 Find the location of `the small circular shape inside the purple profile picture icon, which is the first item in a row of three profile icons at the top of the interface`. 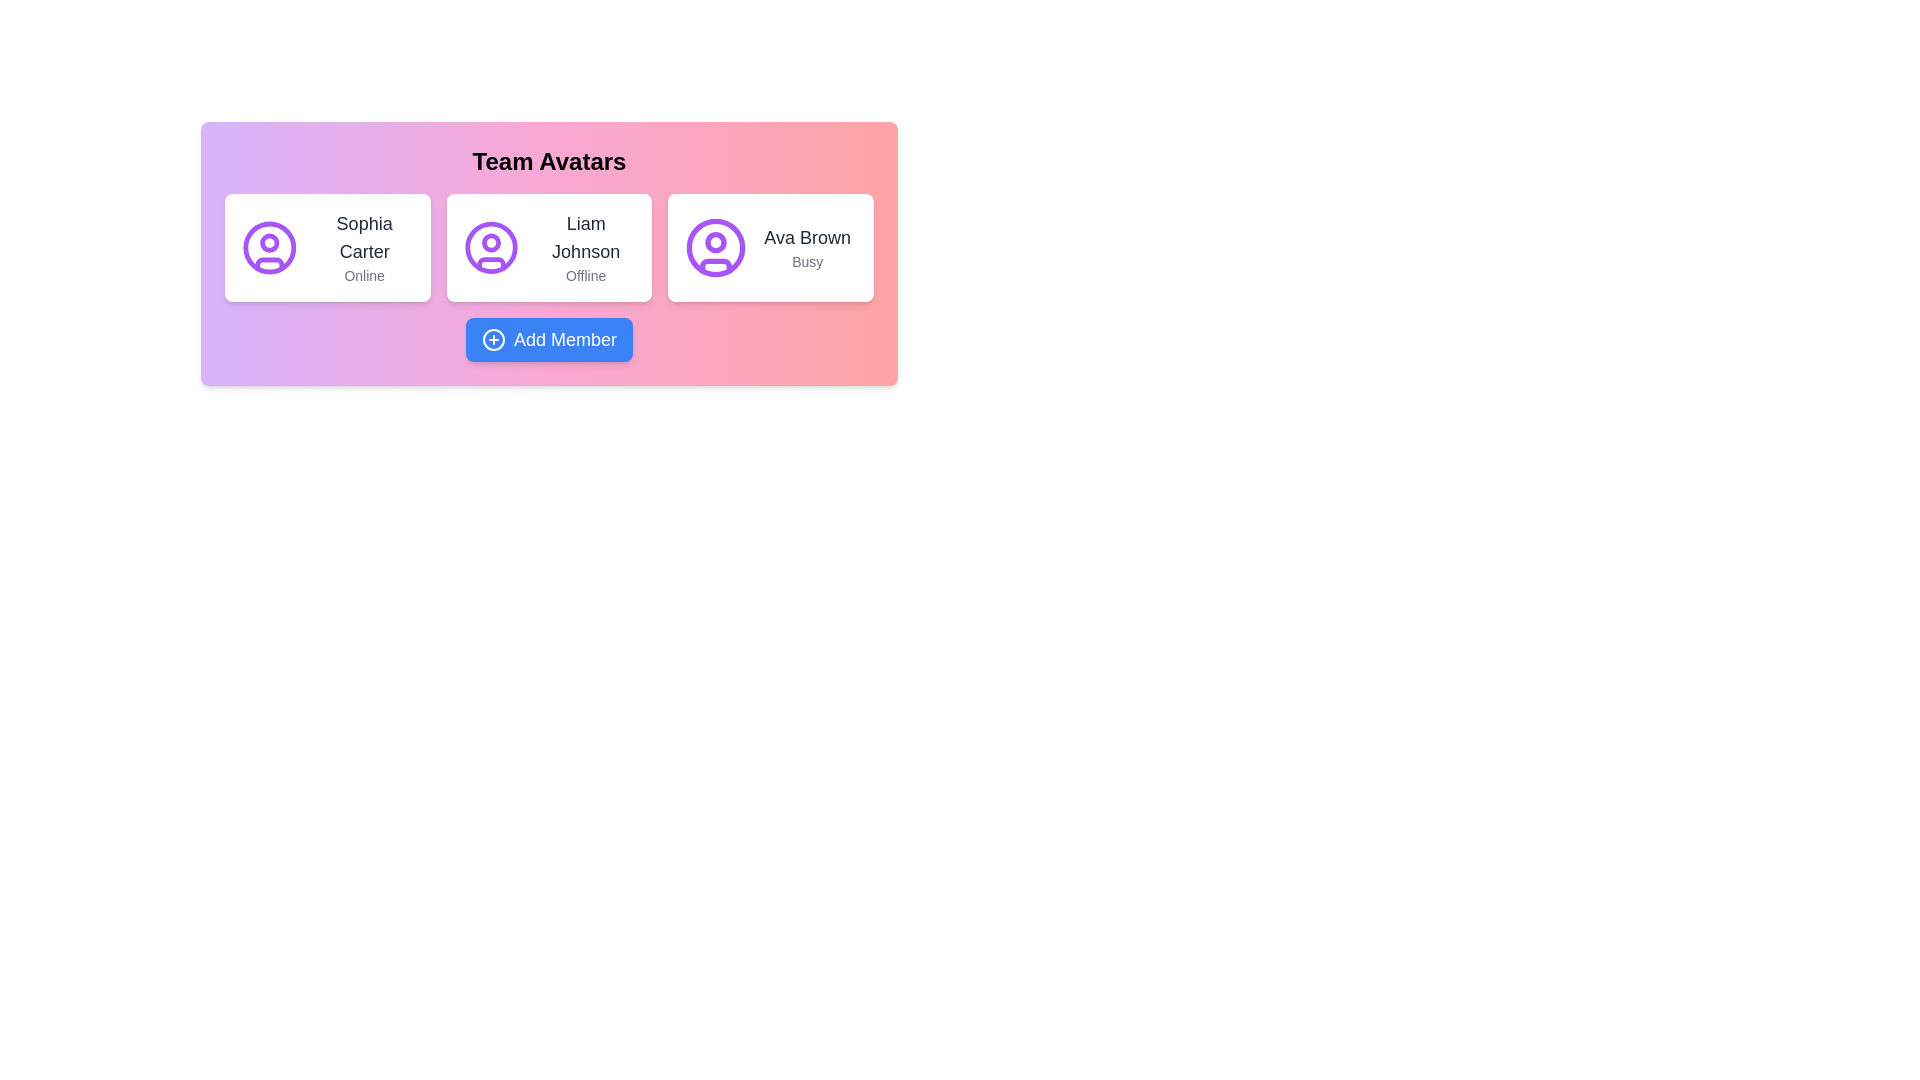

the small circular shape inside the purple profile picture icon, which is the first item in a row of three profile icons at the top of the interface is located at coordinates (268, 242).